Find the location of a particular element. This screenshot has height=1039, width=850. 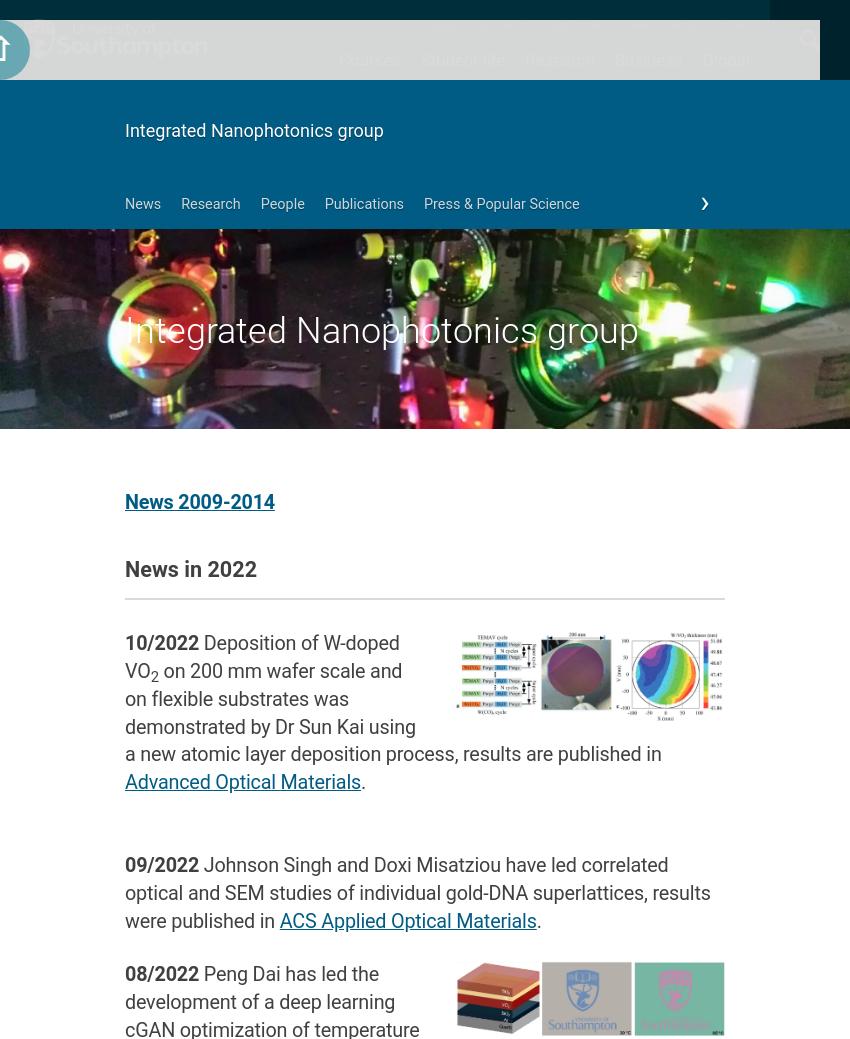

'Commercialising research' is located at coordinates (611, 391).